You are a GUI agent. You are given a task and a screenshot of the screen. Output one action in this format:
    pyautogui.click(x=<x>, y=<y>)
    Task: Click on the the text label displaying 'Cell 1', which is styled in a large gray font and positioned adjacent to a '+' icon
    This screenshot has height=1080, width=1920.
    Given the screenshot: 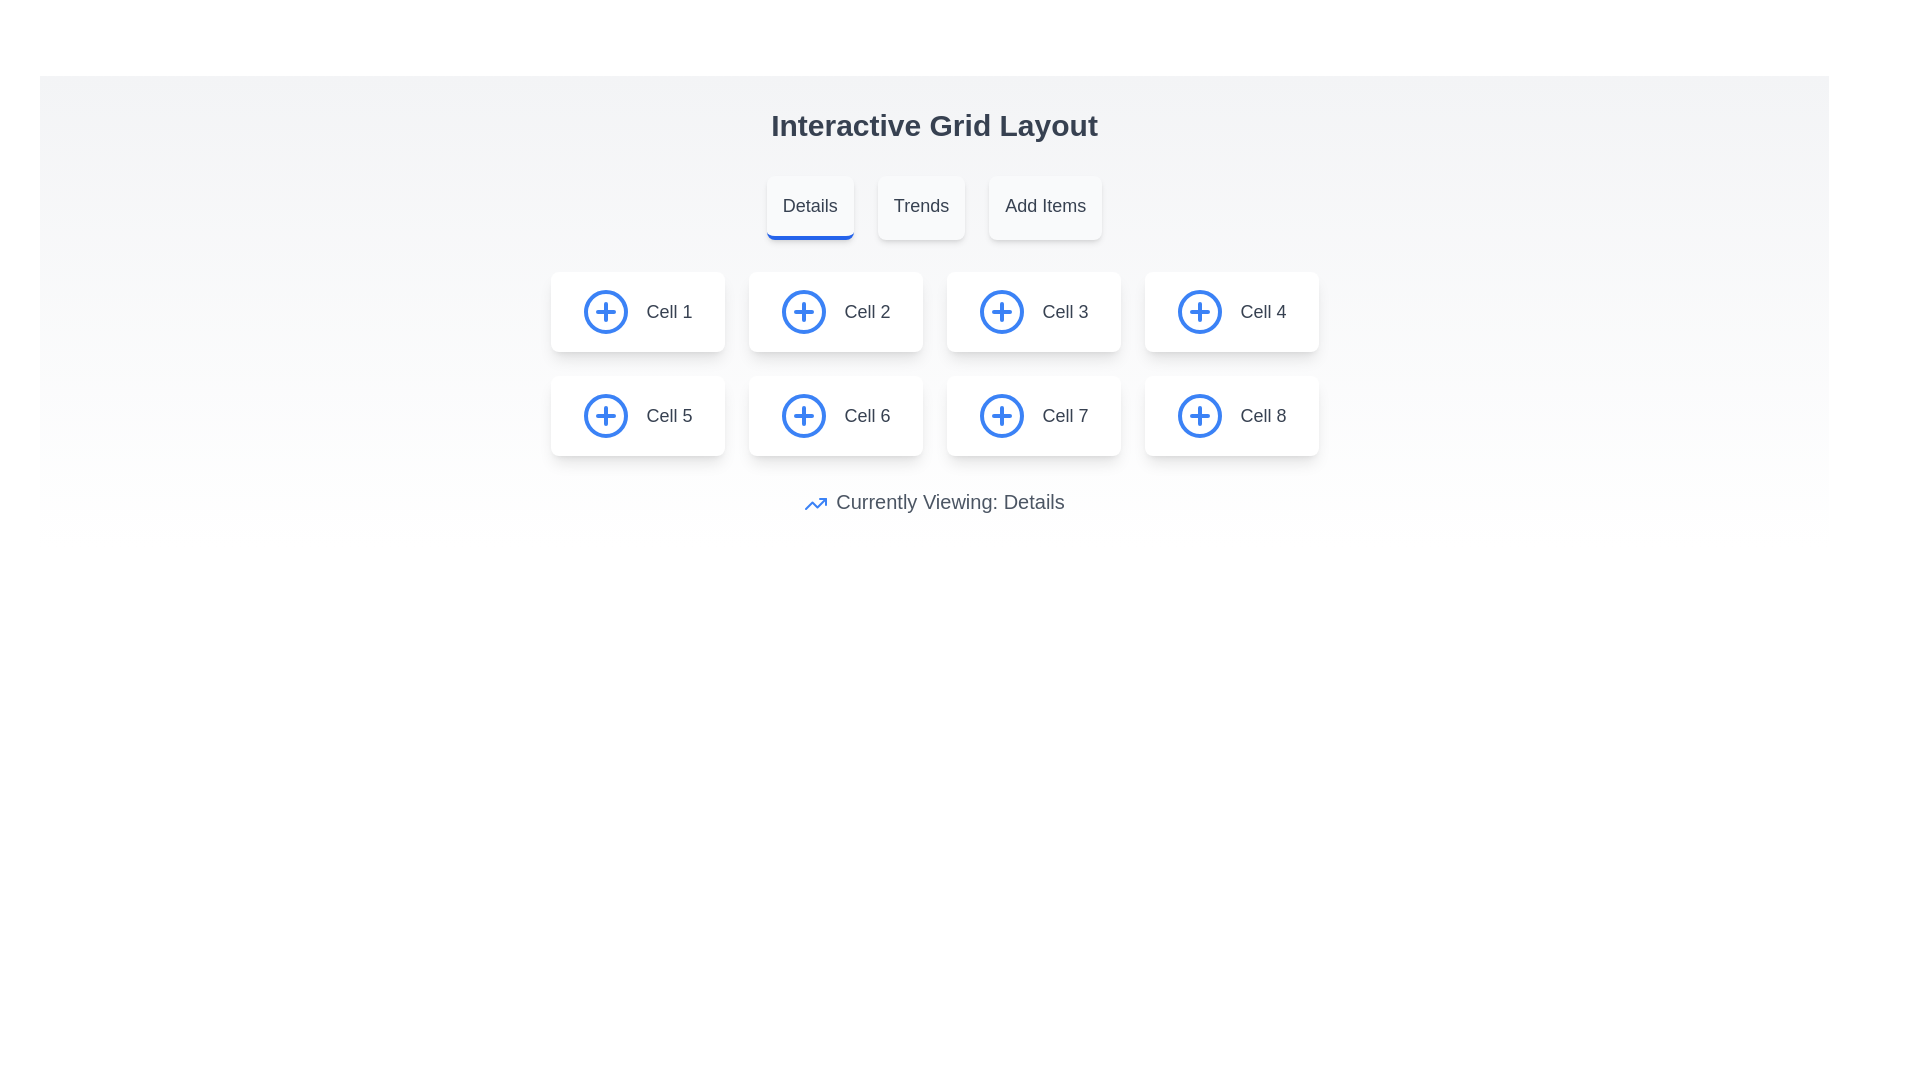 What is the action you would take?
    pyautogui.click(x=669, y=312)
    